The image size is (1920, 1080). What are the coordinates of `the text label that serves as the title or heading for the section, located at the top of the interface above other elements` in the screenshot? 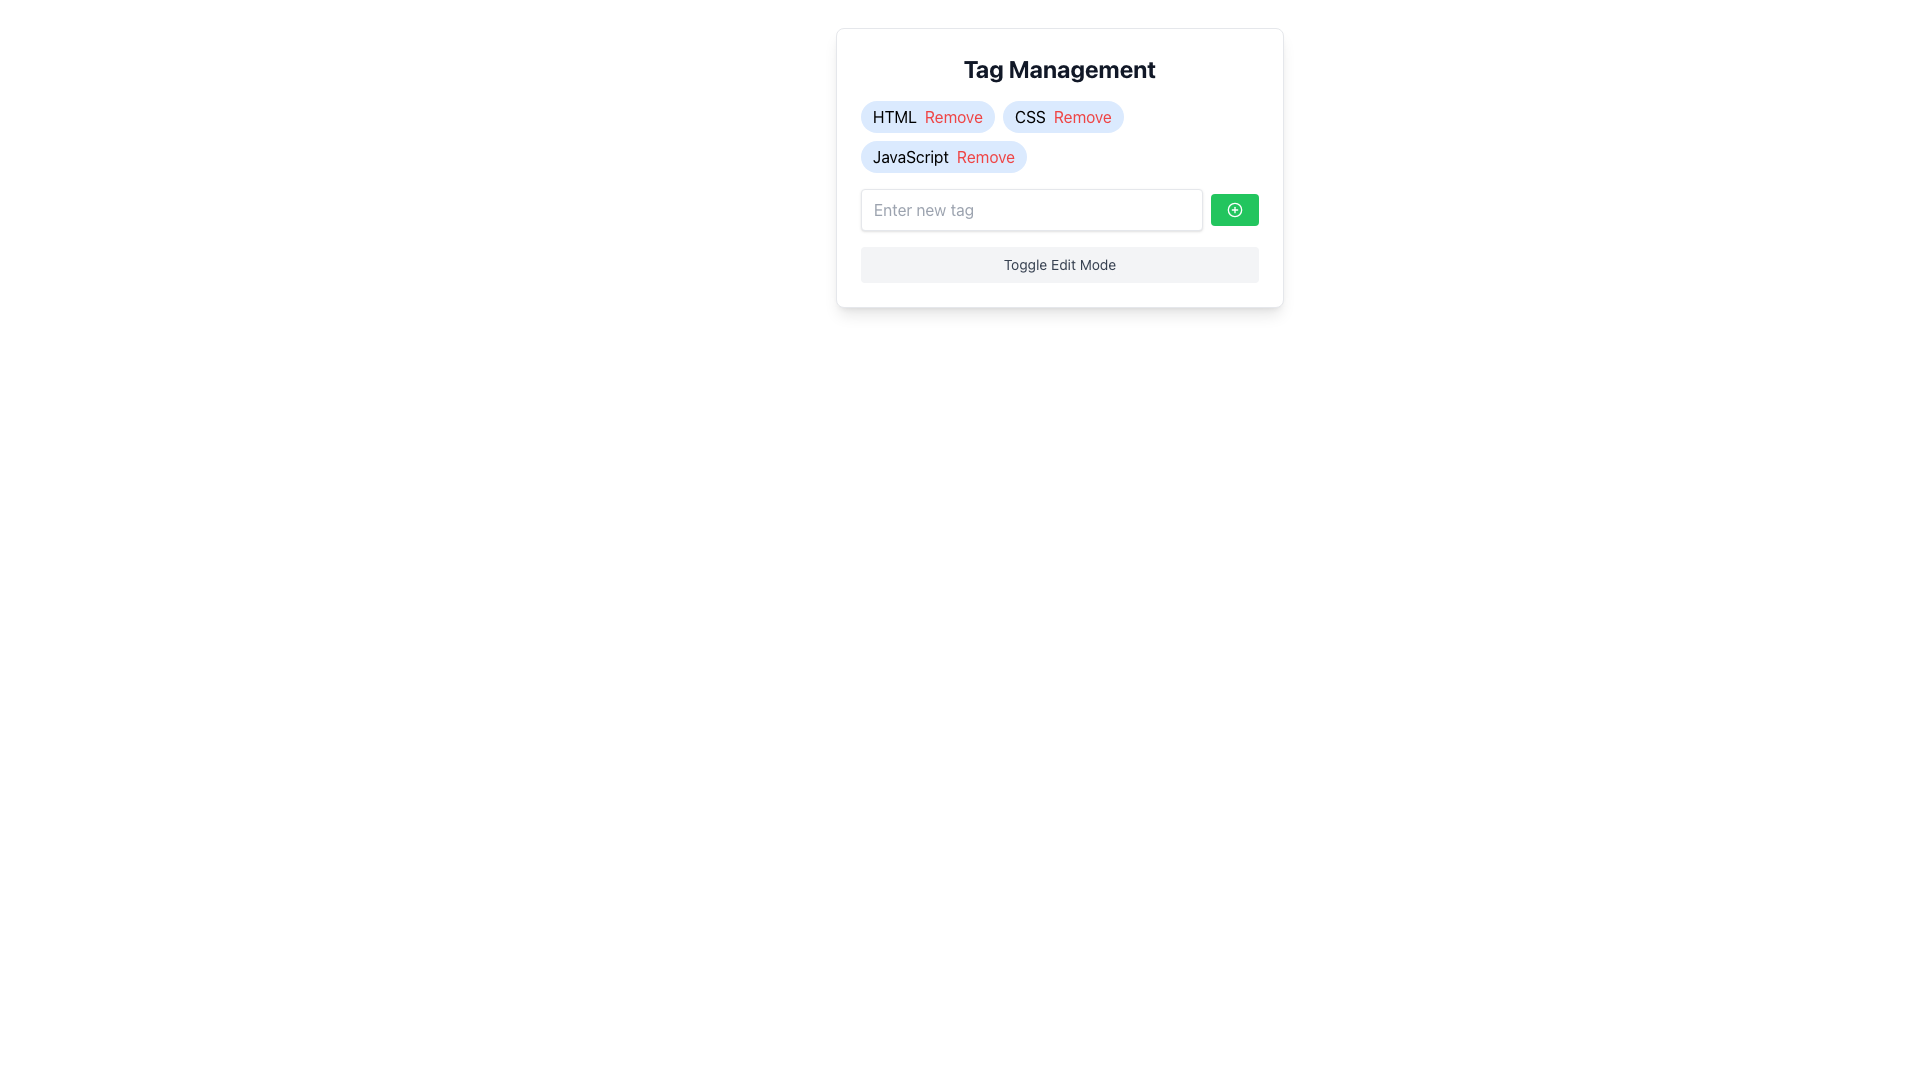 It's located at (1059, 68).